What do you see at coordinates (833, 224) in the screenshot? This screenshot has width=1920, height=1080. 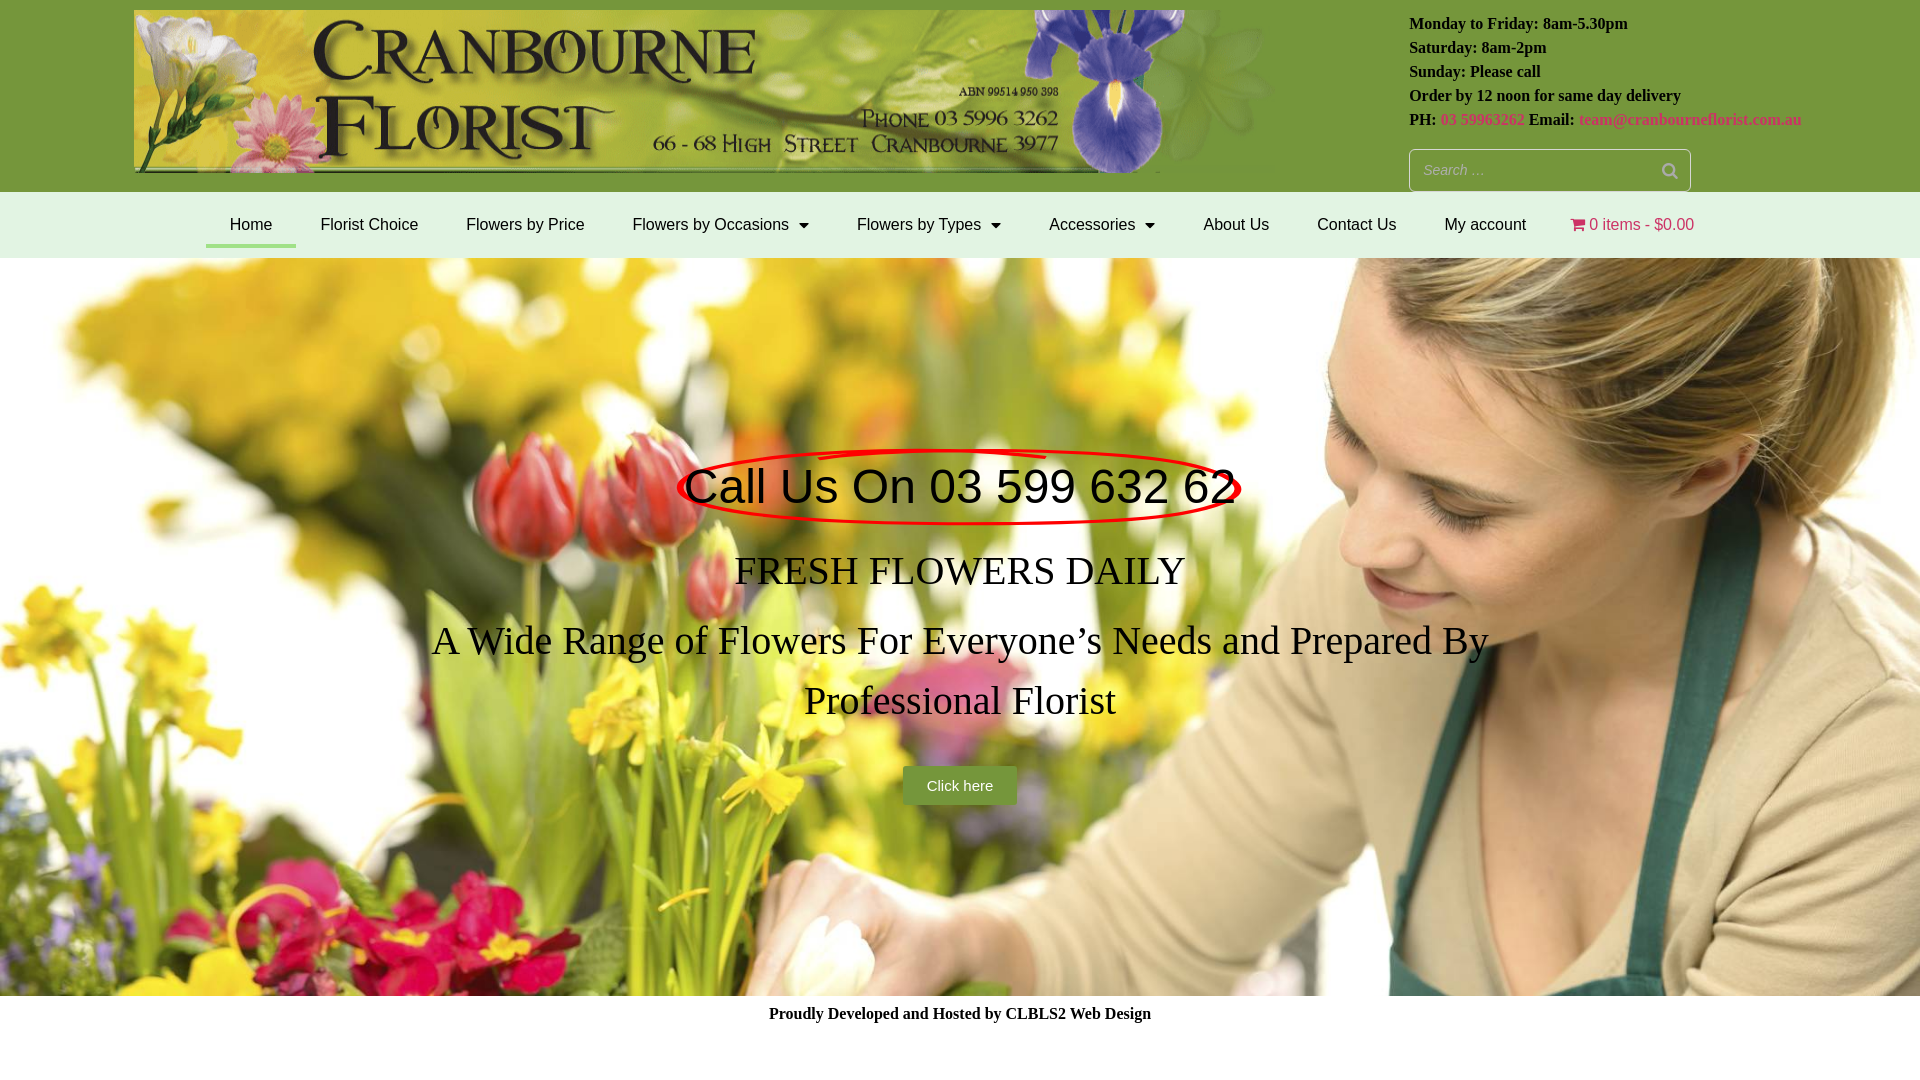 I see `'Flowers by Types'` at bounding box center [833, 224].